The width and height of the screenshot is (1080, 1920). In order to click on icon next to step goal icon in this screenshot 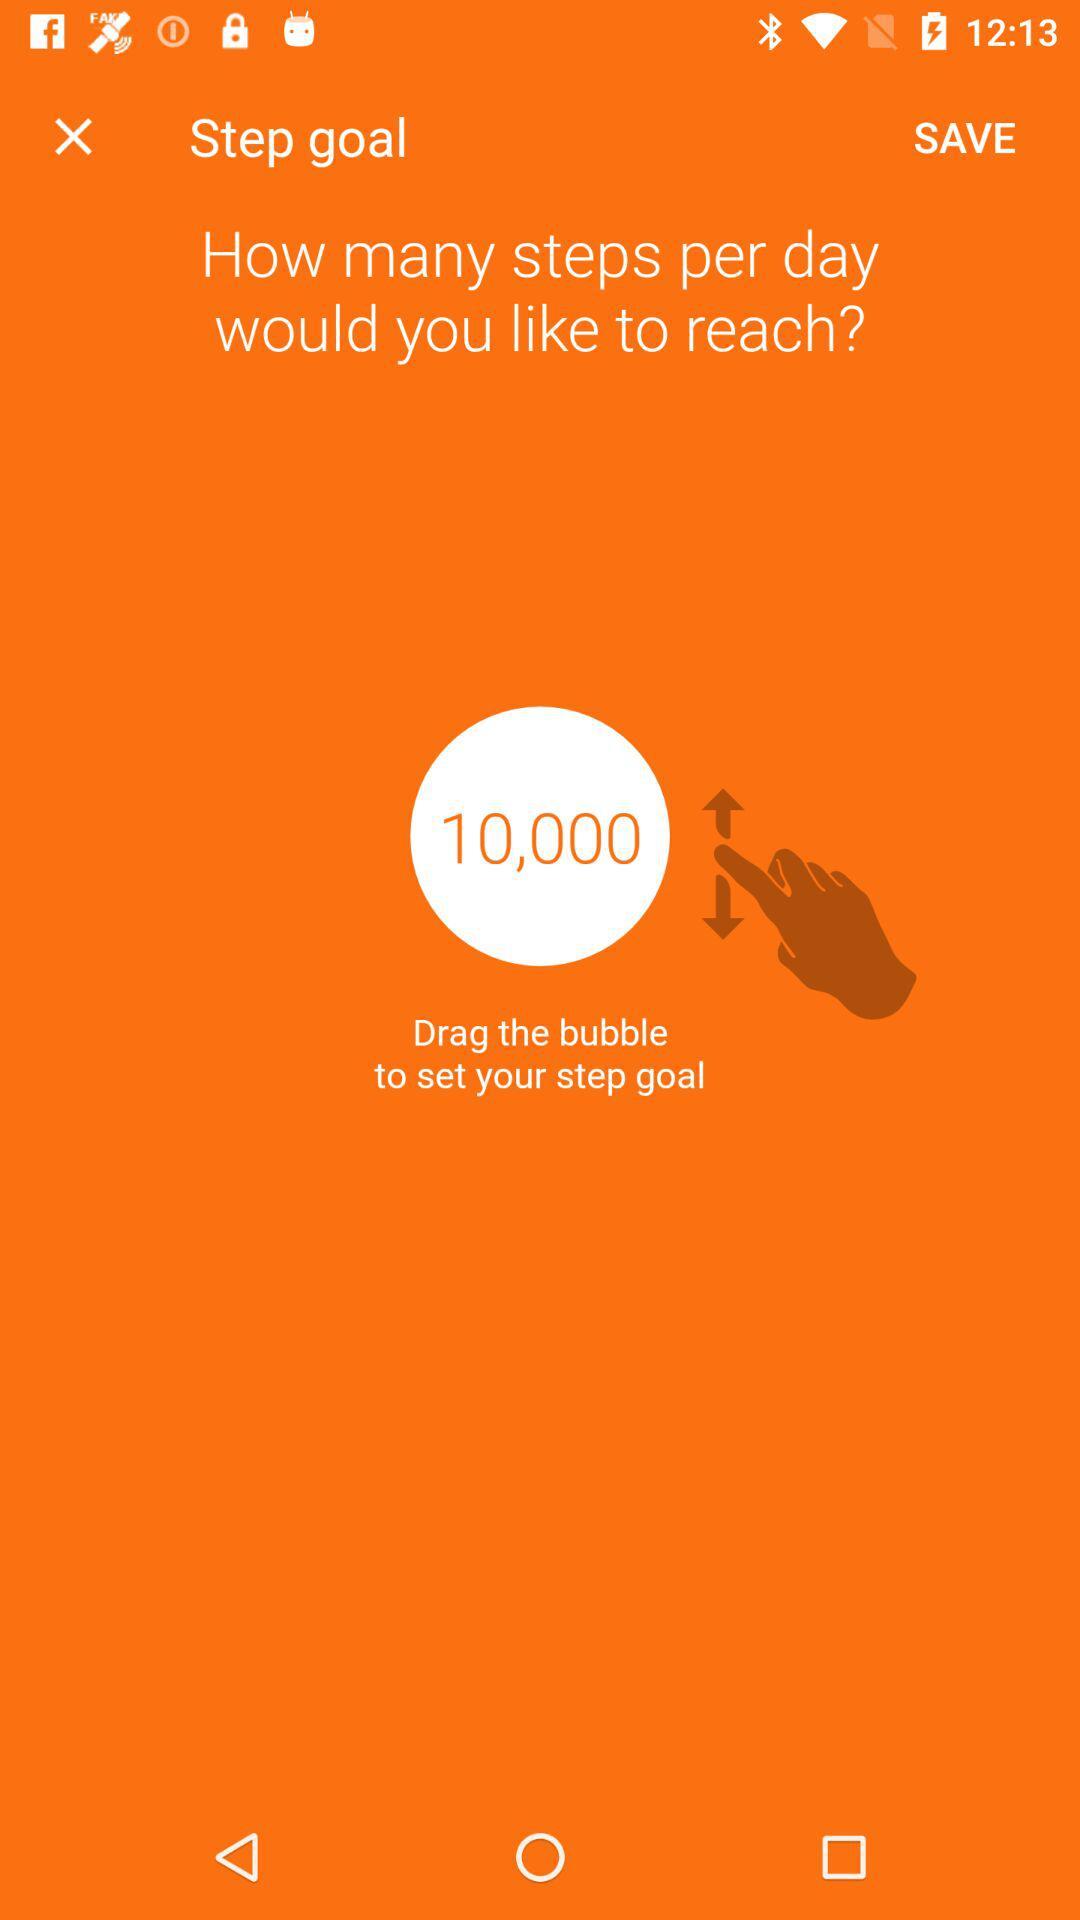, I will do `click(963, 135)`.